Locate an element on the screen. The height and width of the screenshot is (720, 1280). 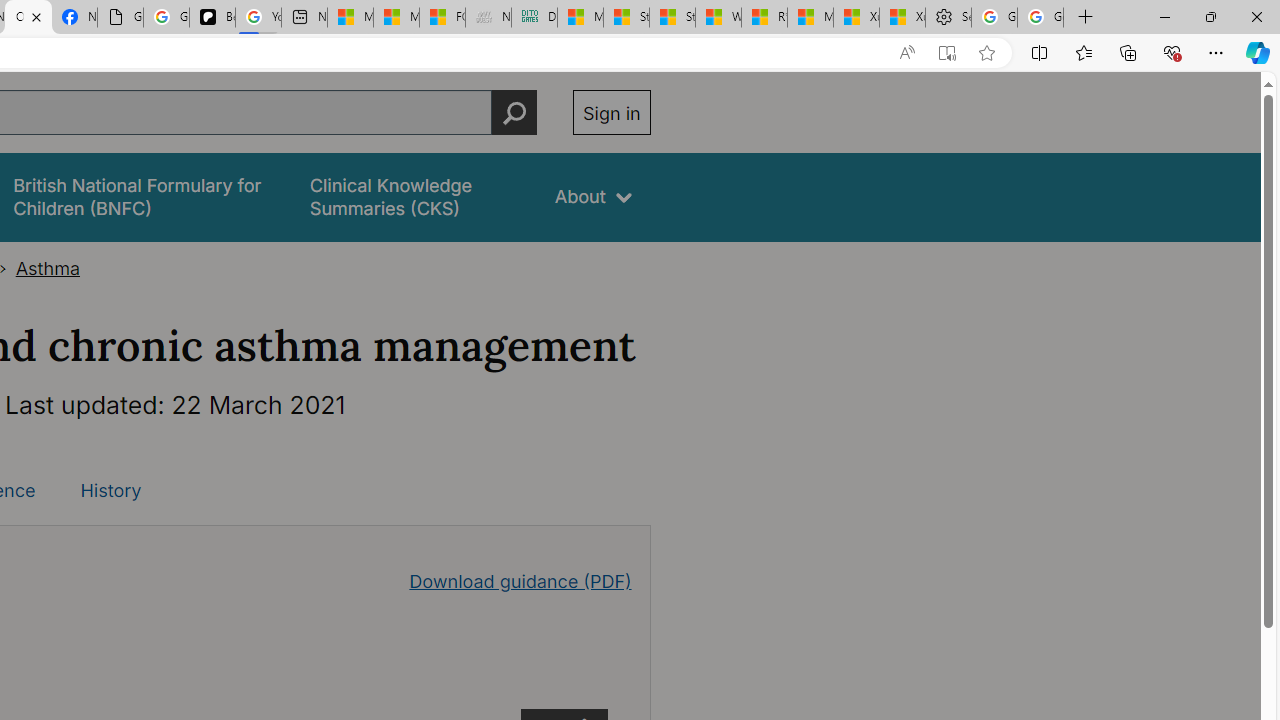
'false' is located at coordinates (413, 197).